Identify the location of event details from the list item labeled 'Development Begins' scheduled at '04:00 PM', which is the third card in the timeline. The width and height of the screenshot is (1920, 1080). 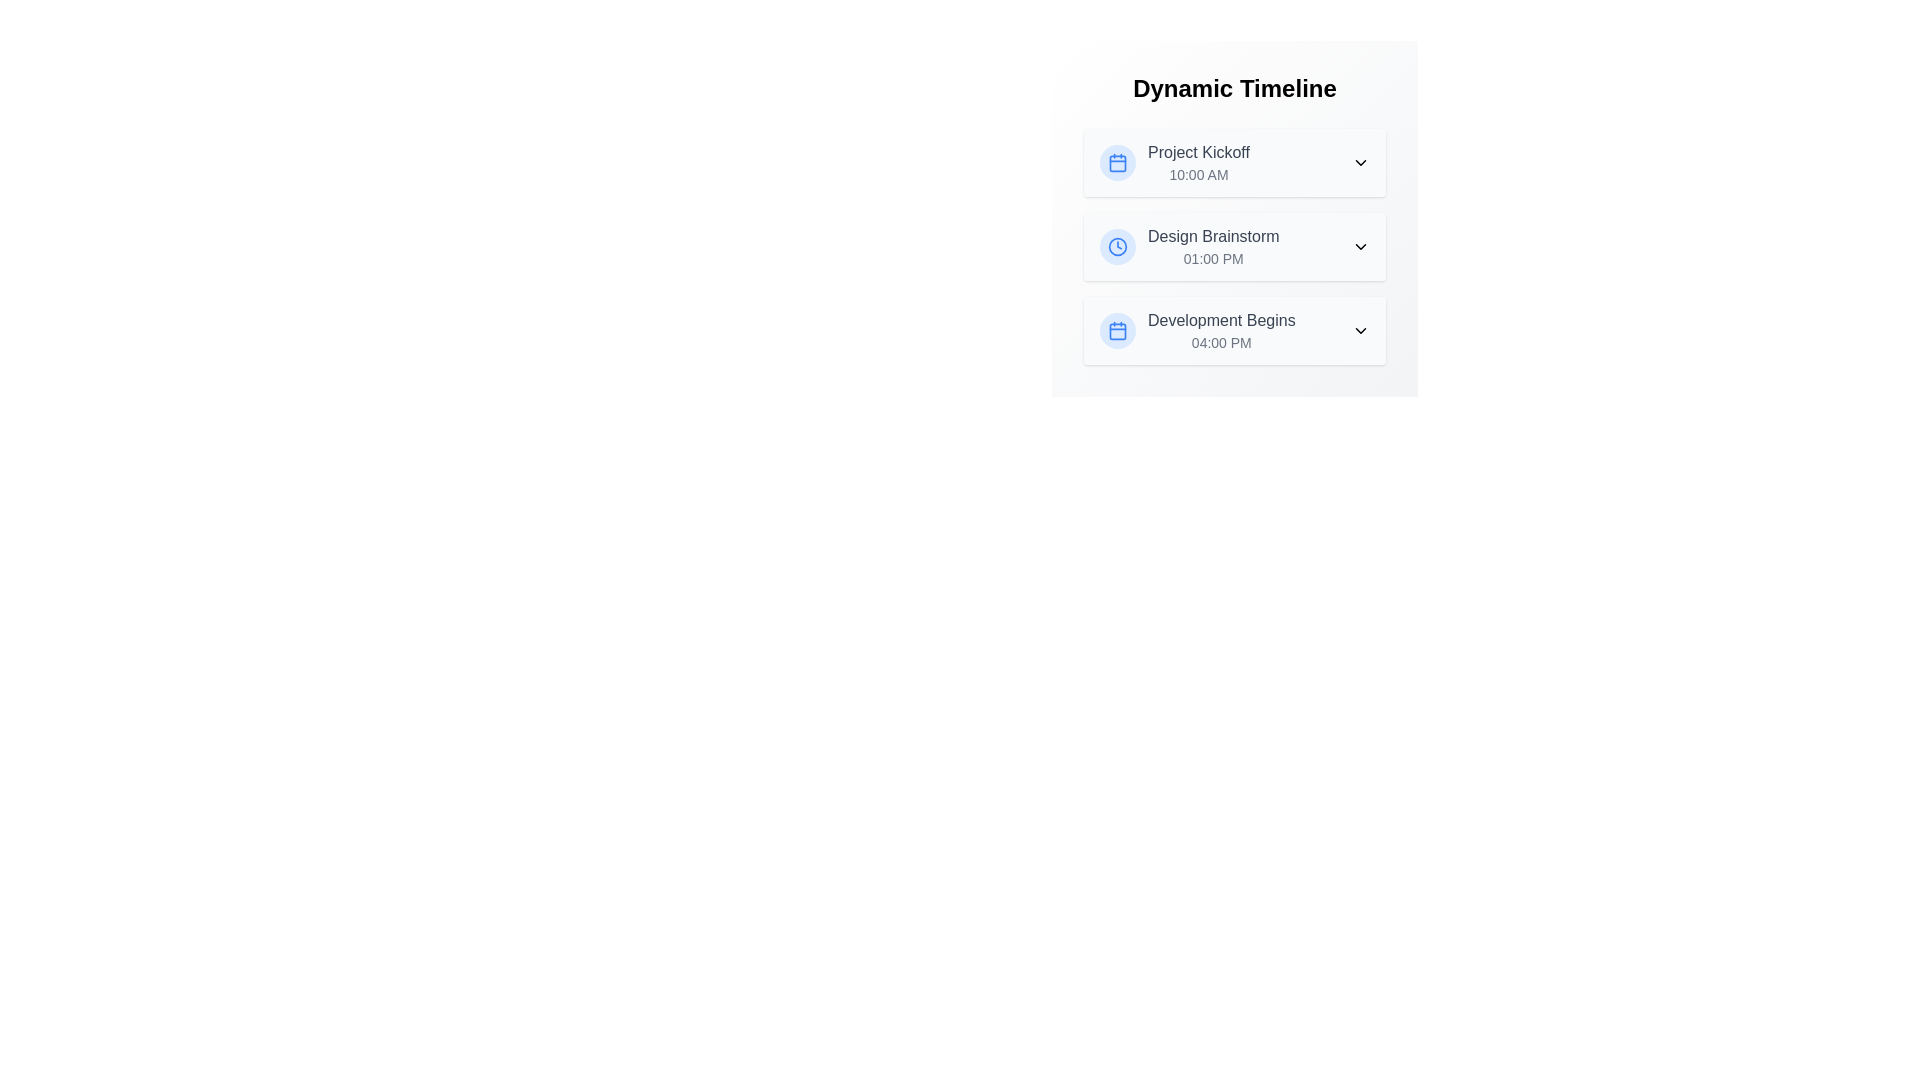
(1233, 330).